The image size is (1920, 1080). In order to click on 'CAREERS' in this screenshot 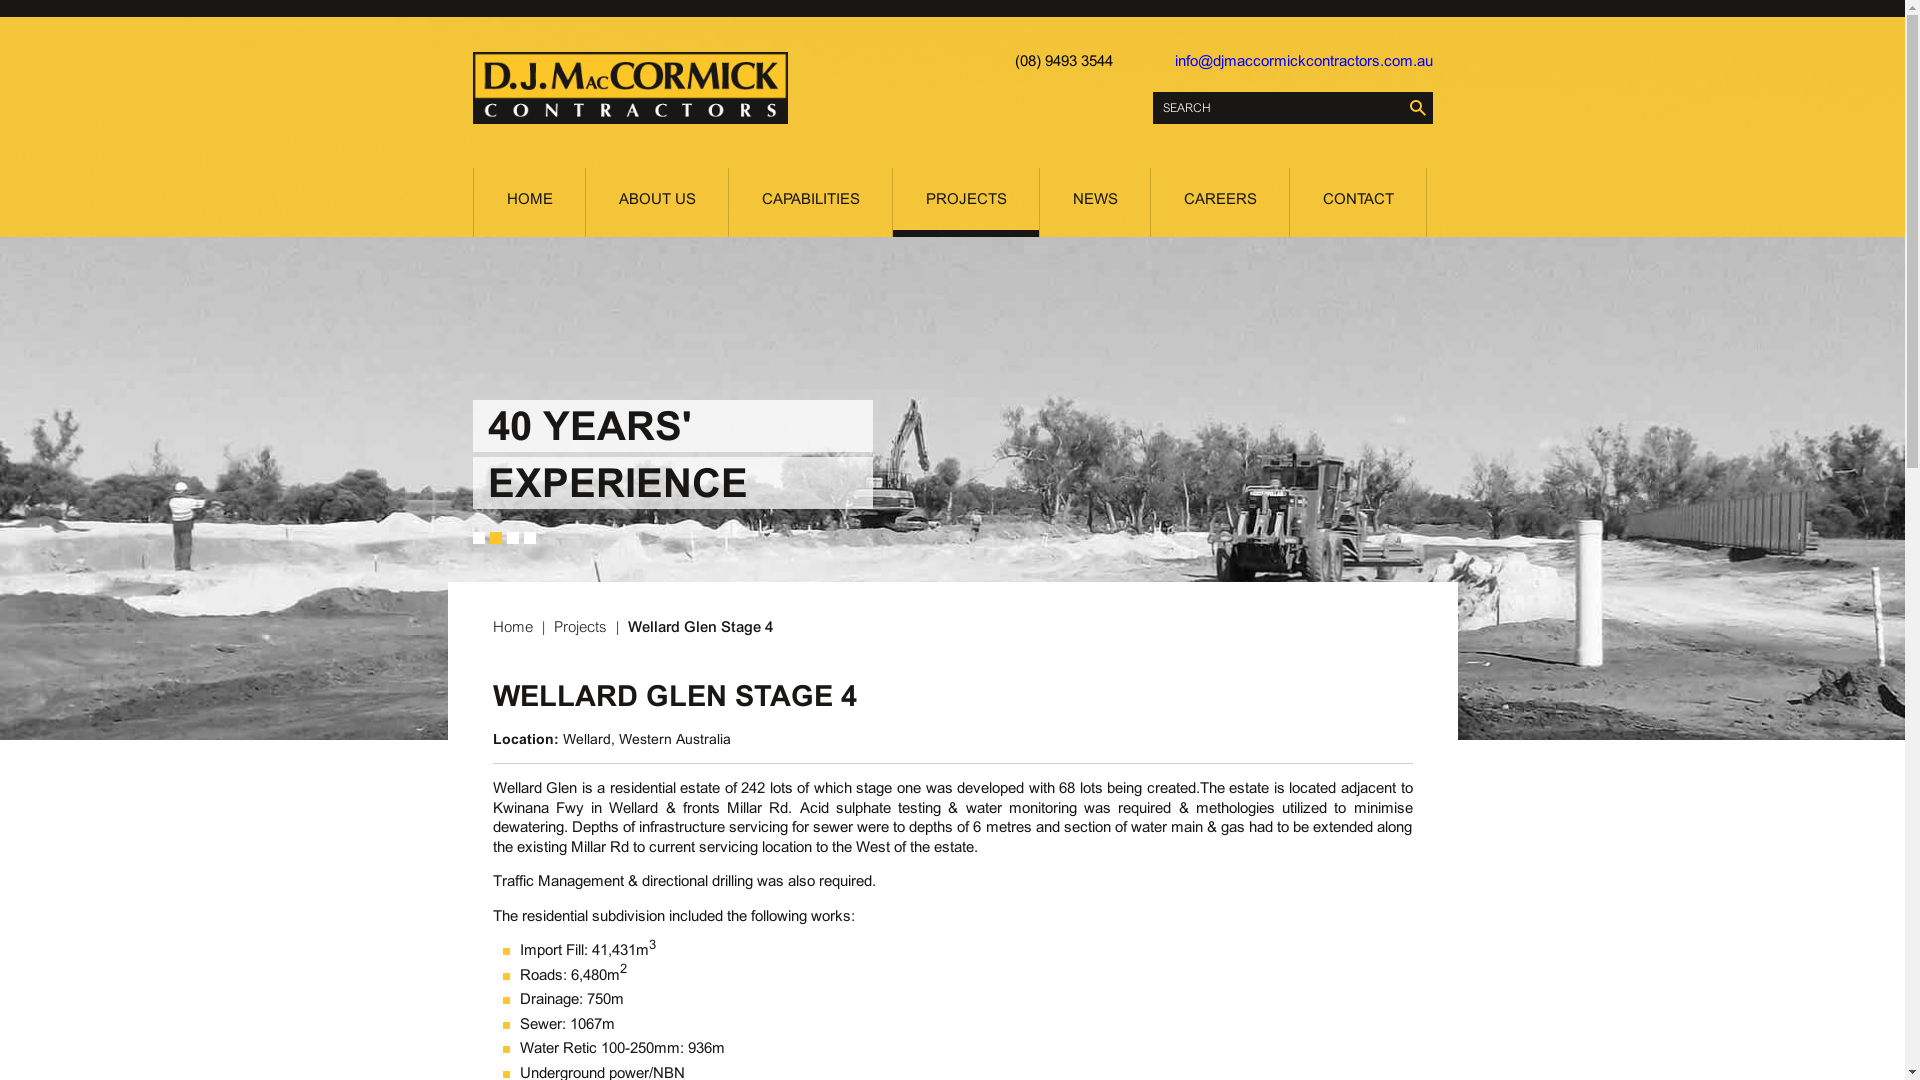, I will do `click(1218, 202)`.